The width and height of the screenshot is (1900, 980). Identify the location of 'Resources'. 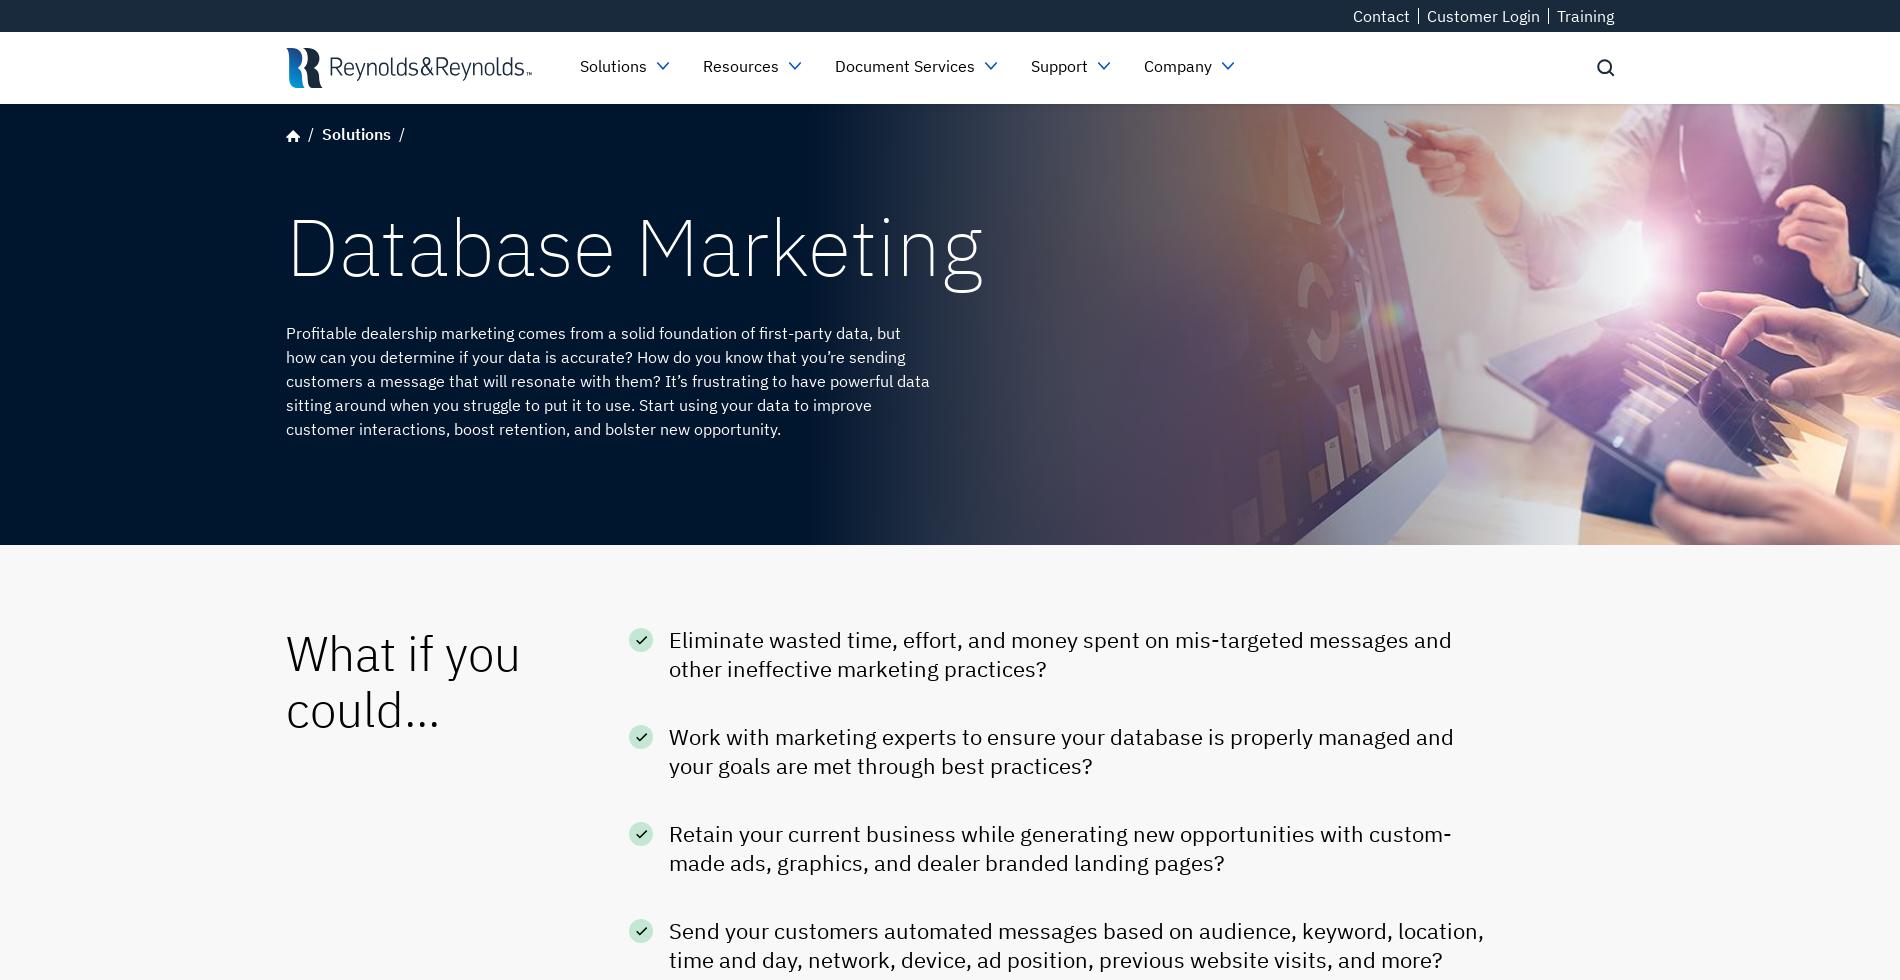
(739, 65).